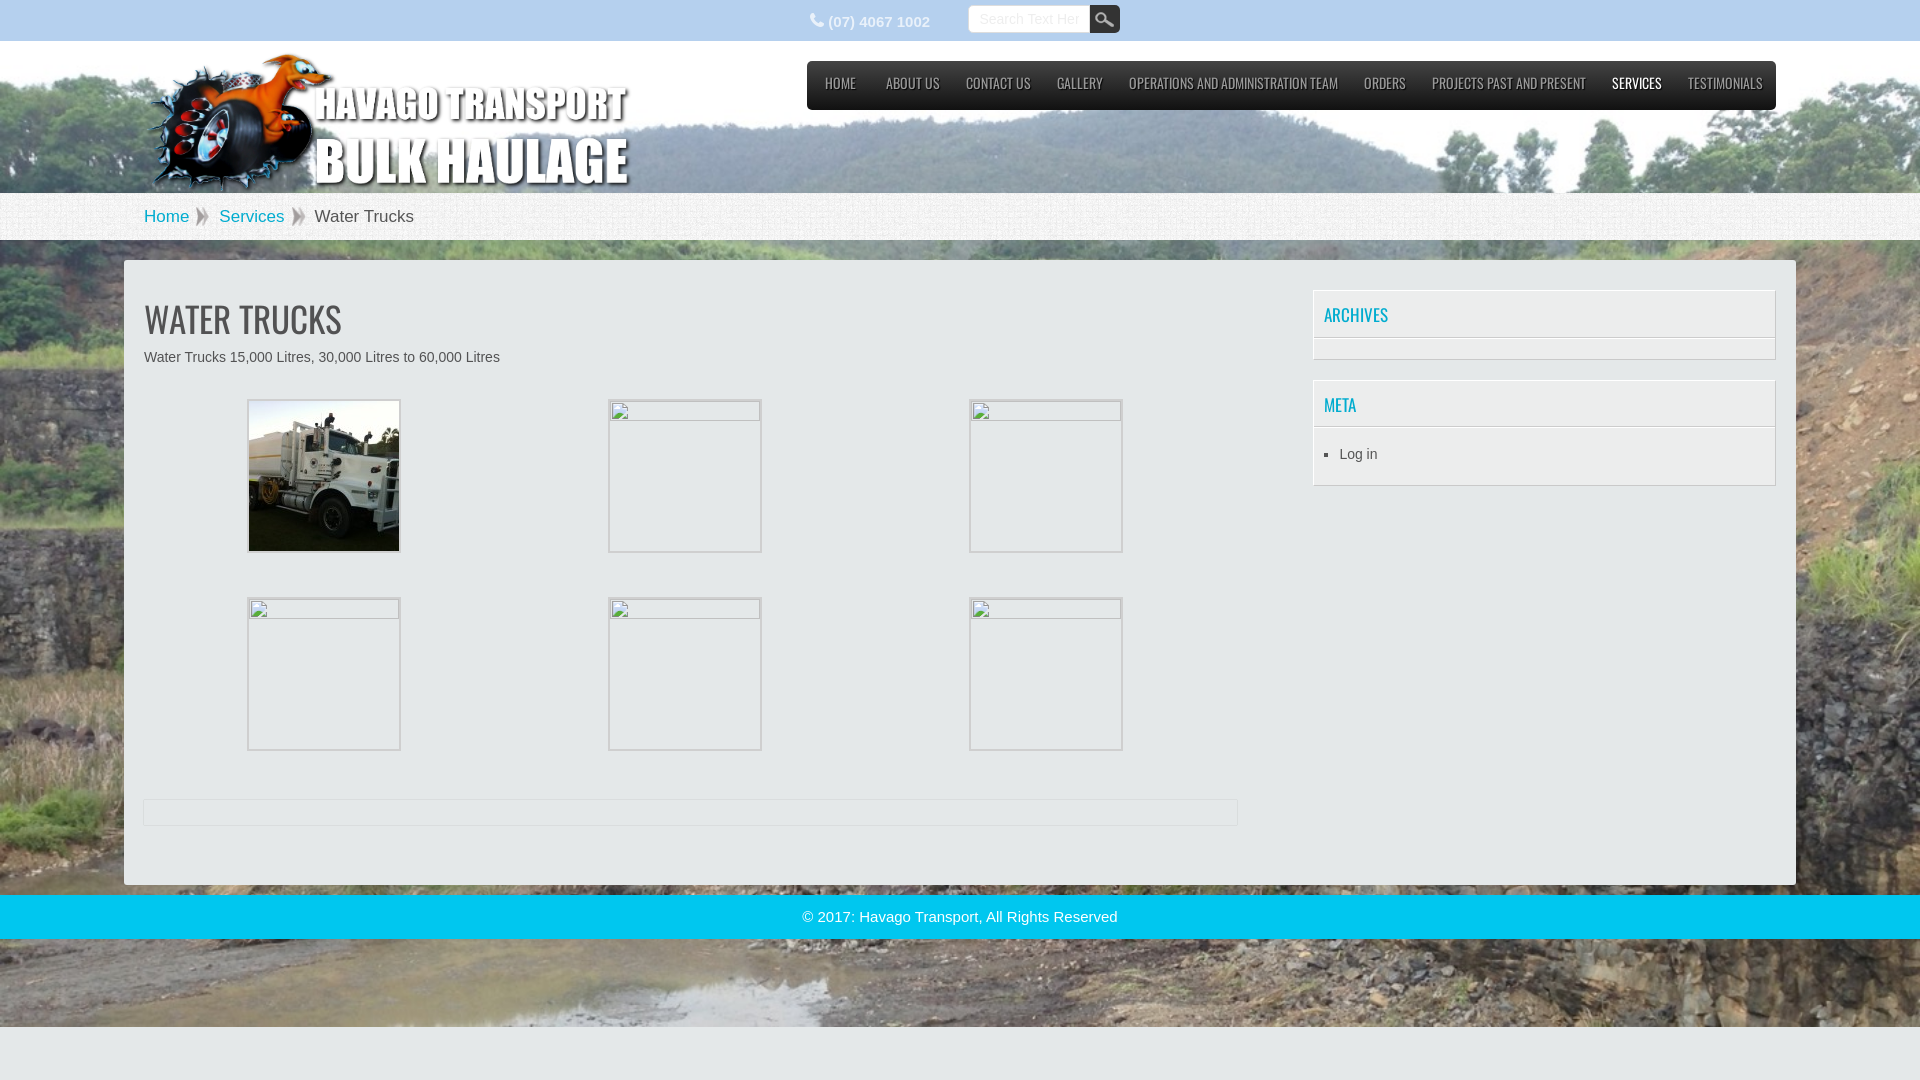  What do you see at coordinates (1636, 87) in the screenshot?
I see `'SERVICES'` at bounding box center [1636, 87].